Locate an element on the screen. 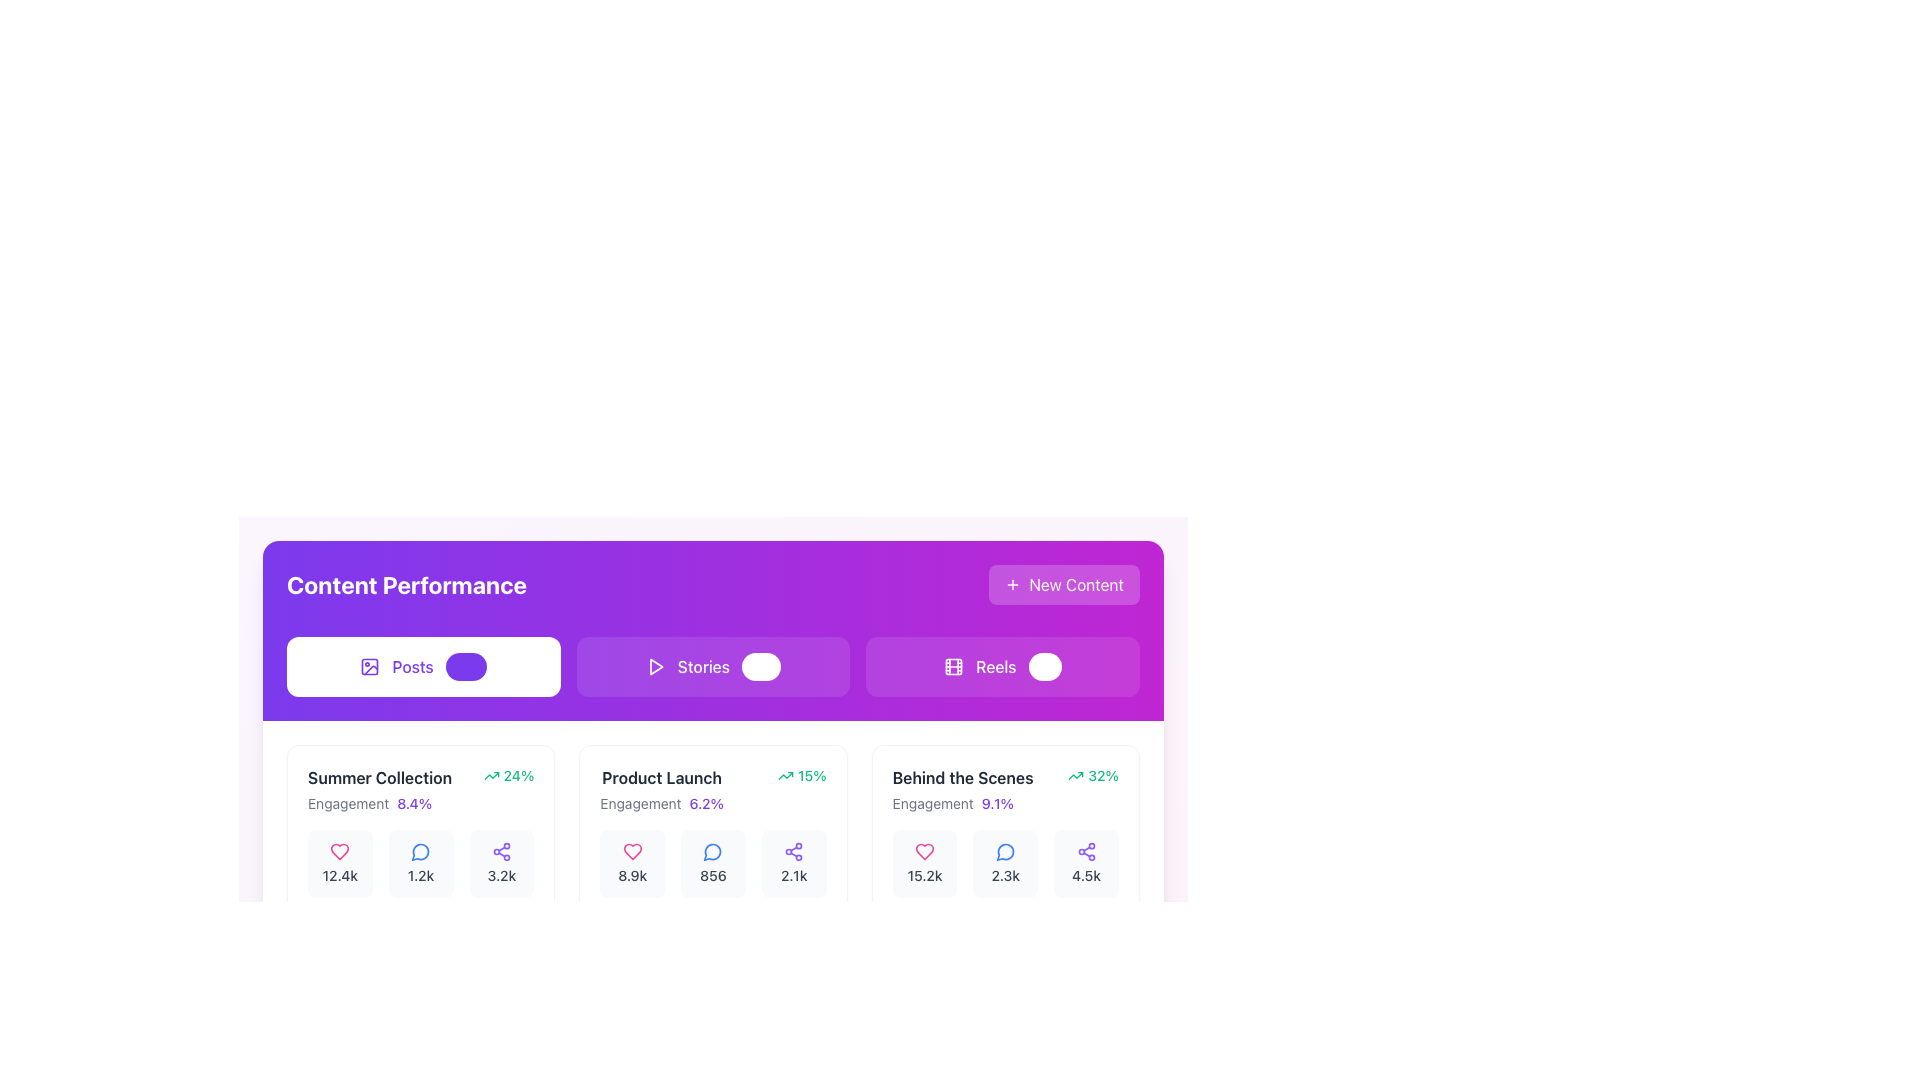 The height and width of the screenshot is (1080, 1920). the interactive comments icon located above the '1.2k' label in the second interaction statistic group of the 'Summer Collection' content performance section is located at coordinates (420, 852).